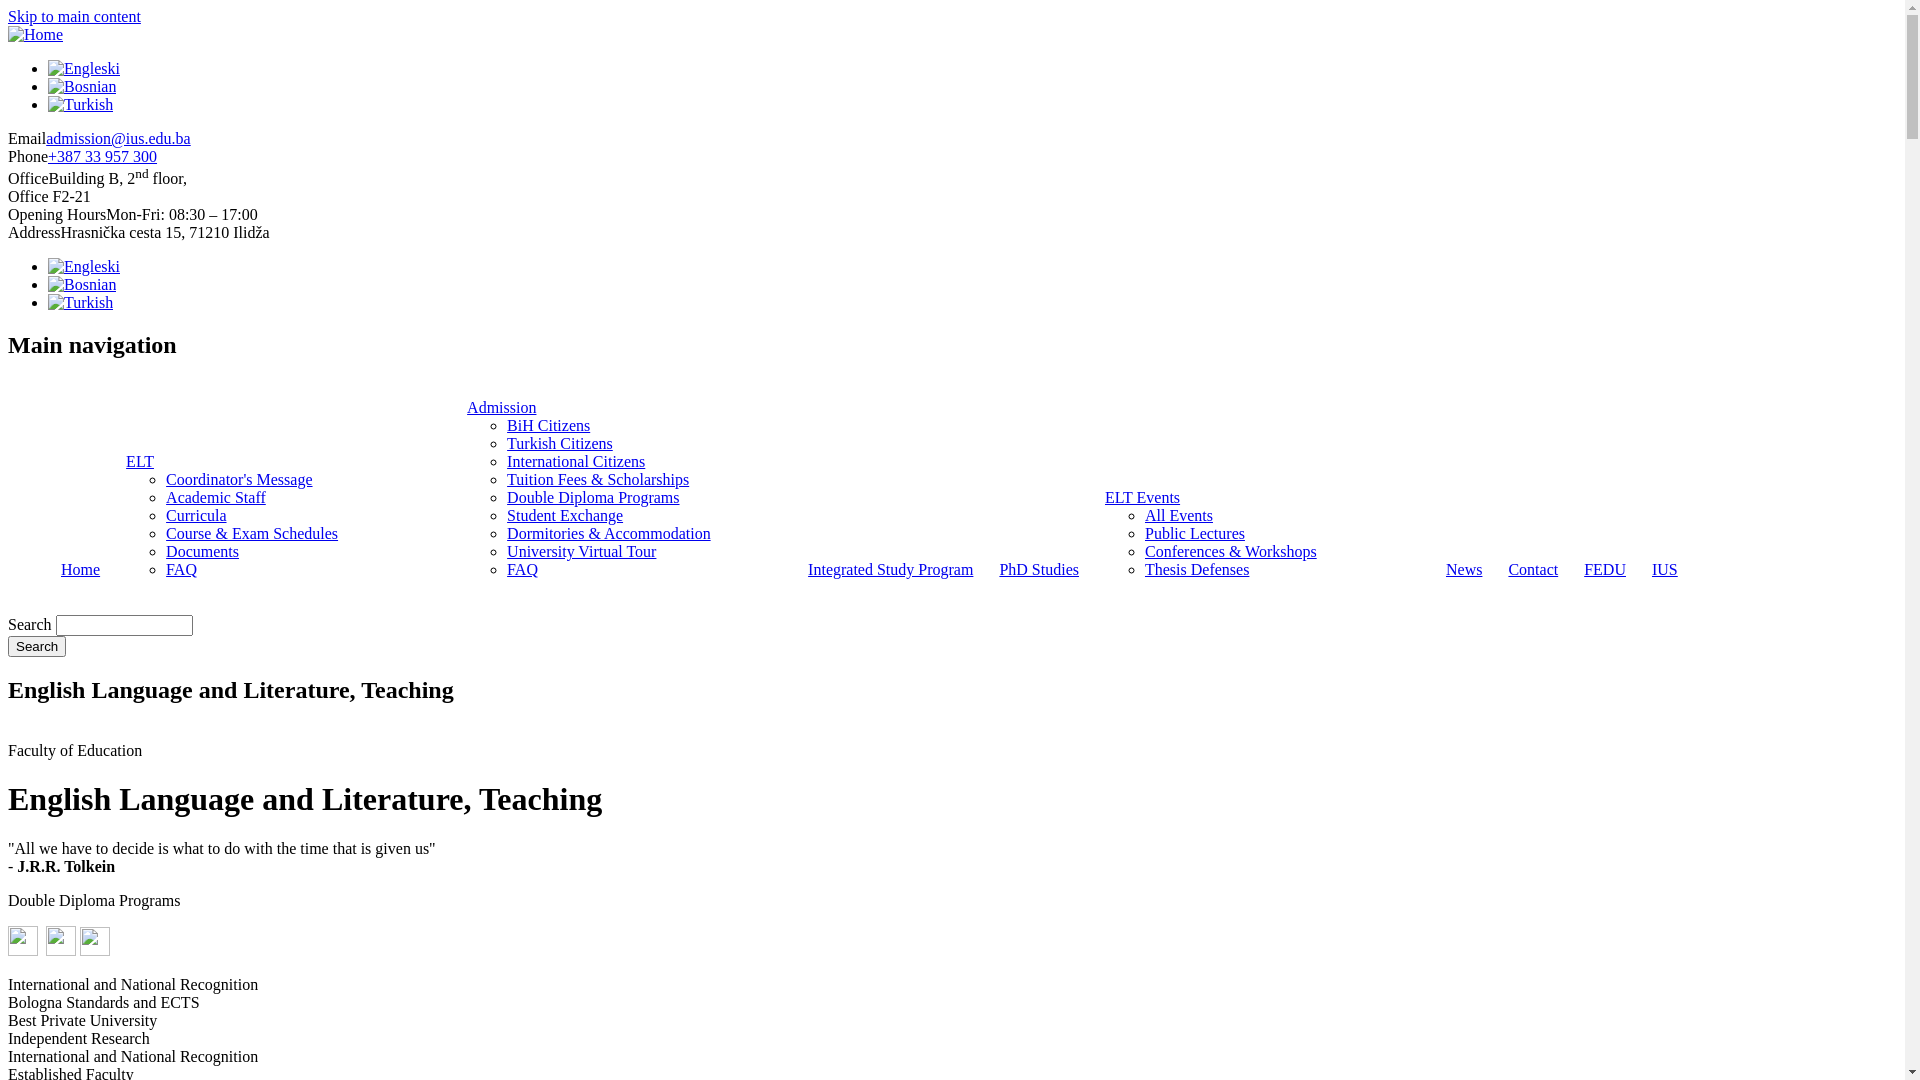  What do you see at coordinates (522, 569) in the screenshot?
I see `'FAQ'` at bounding box center [522, 569].